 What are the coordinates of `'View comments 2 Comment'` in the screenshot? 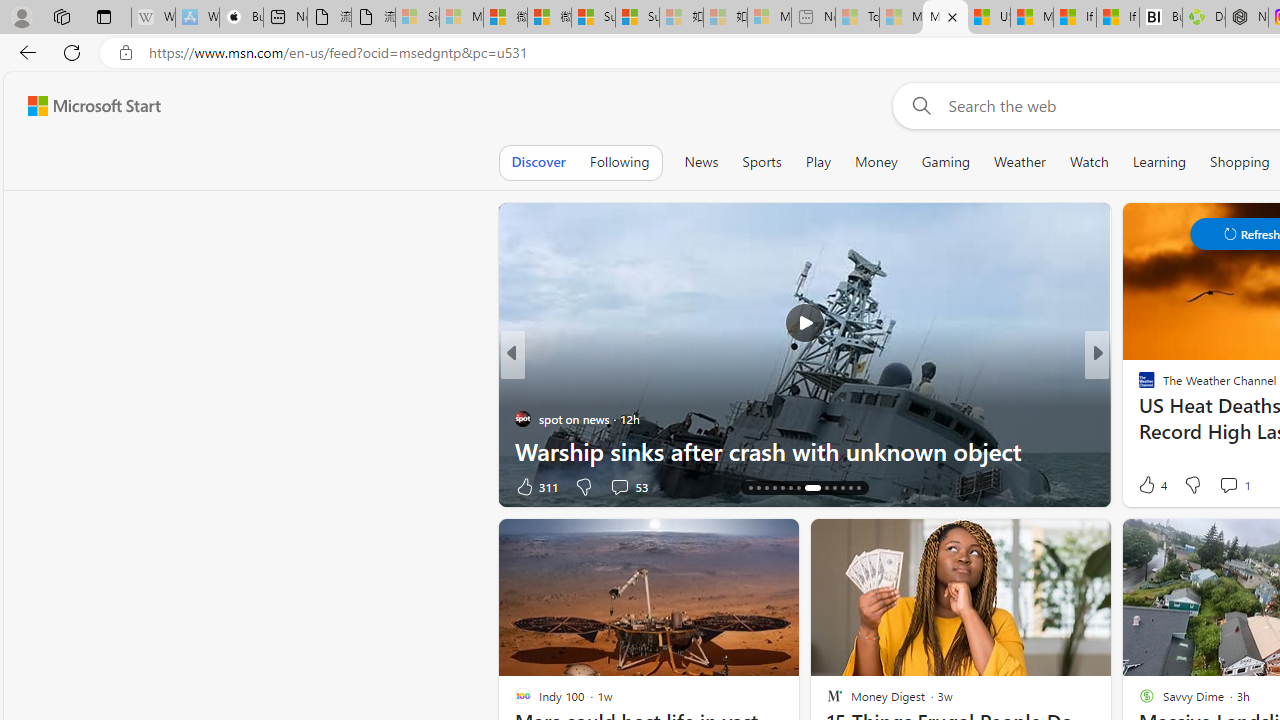 It's located at (1234, 486).